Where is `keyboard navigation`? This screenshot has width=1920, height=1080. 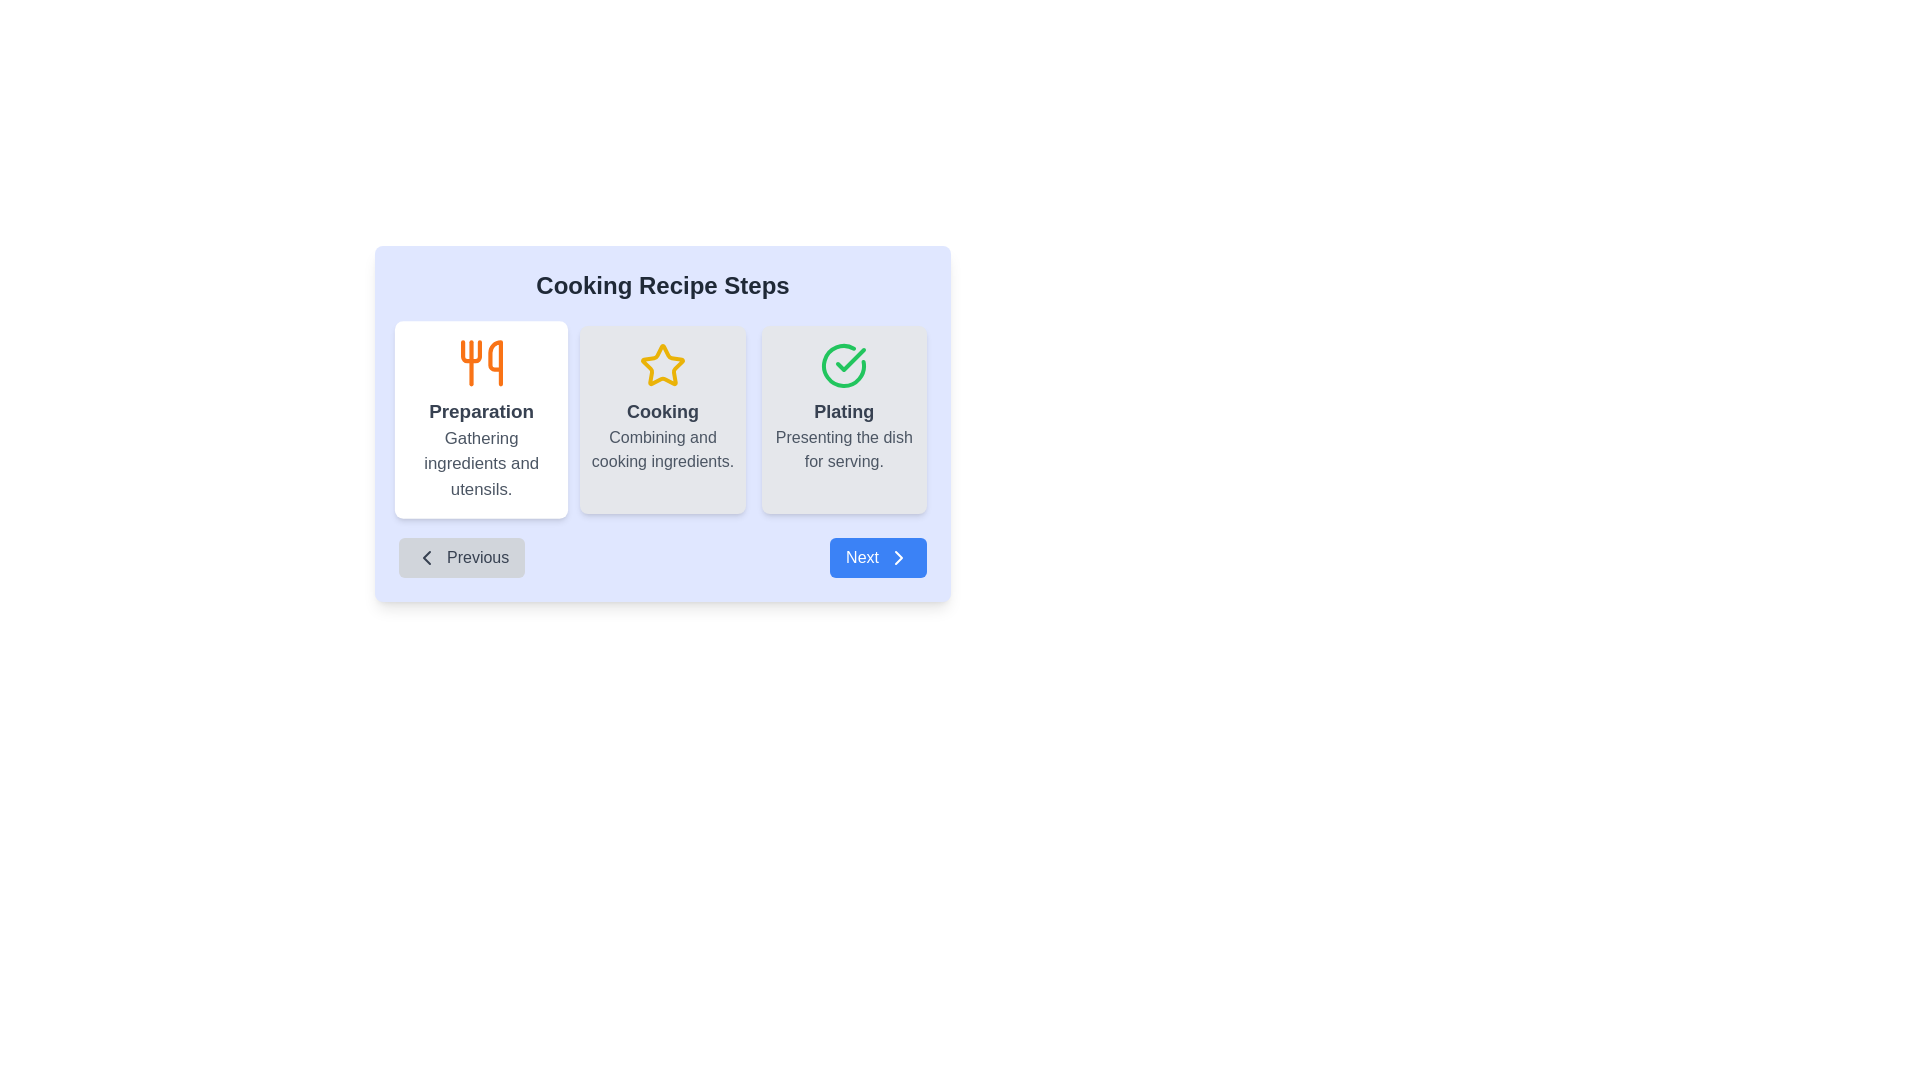
keyboard navigation is located at coordinates (662, 419).